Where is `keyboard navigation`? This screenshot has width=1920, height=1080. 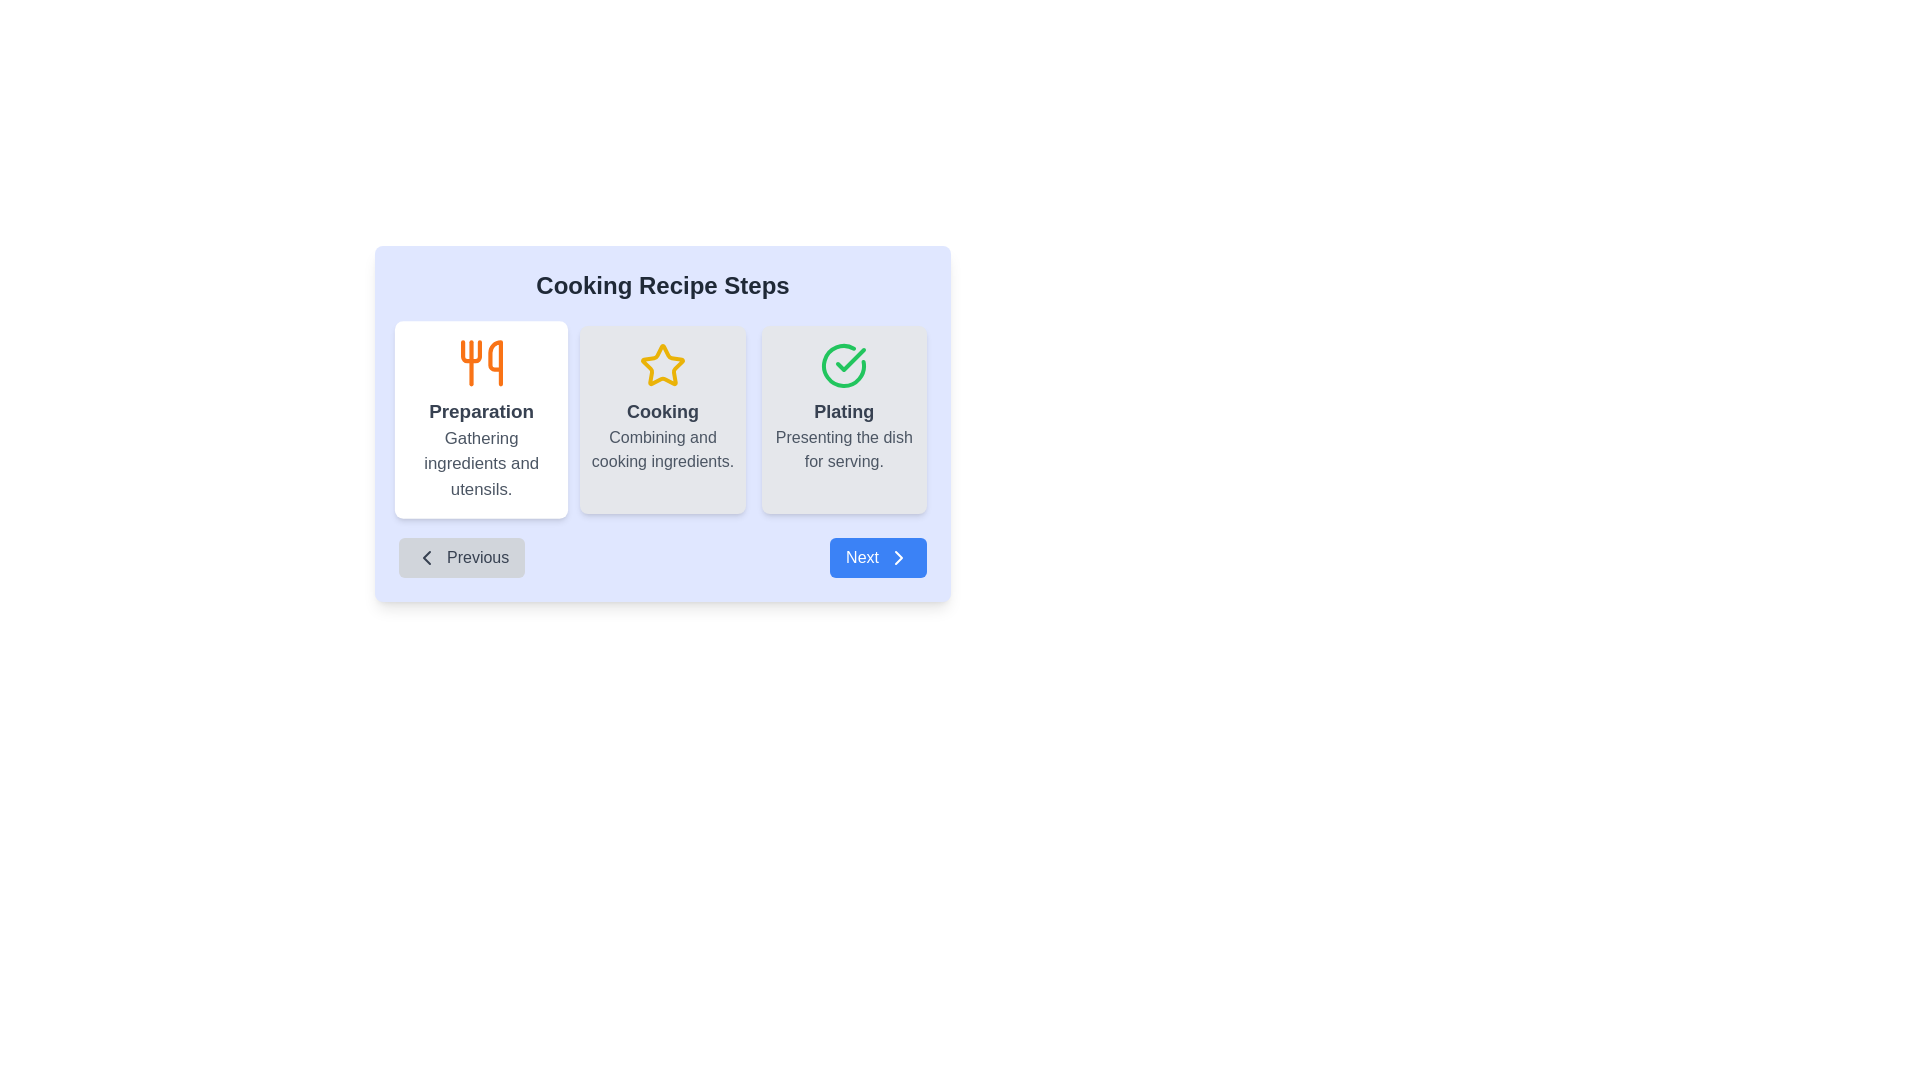
keyboard navigation is located at coordinates (662, 419).